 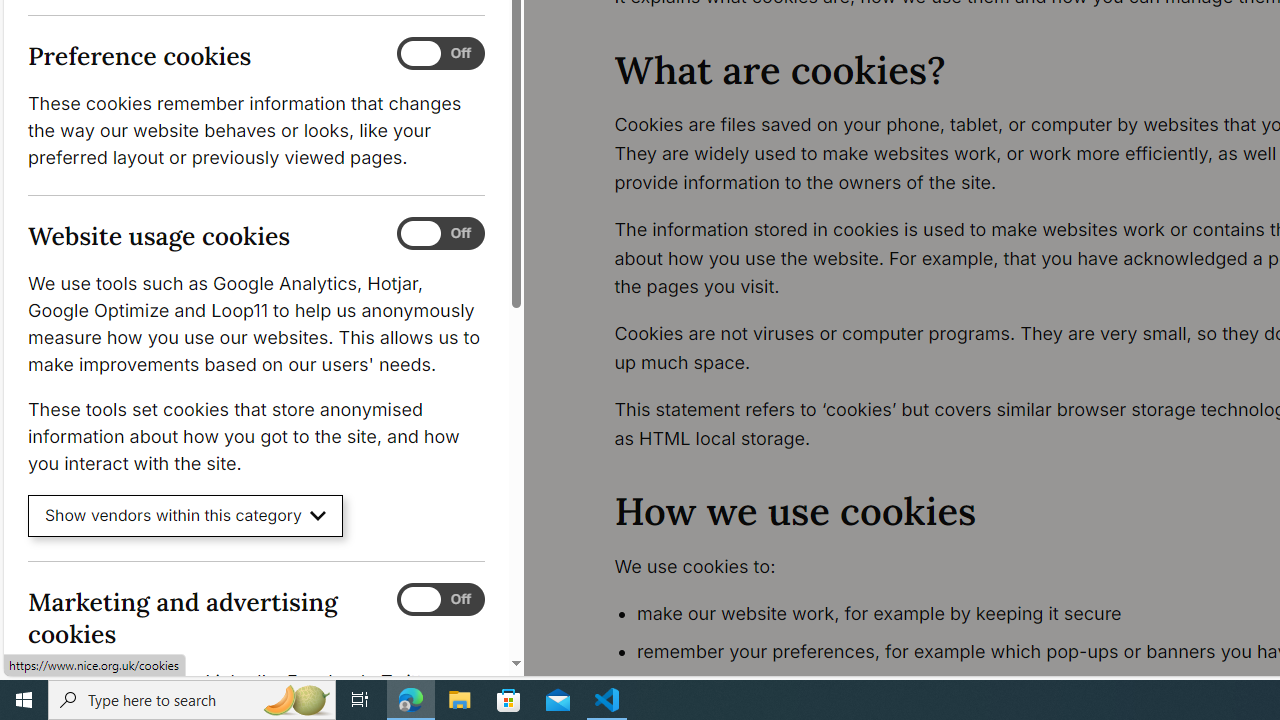 What do you see at coordinates (439, 53) in the screenshot?
I see `'Preference cookies'` at bounding box center [439, 53].